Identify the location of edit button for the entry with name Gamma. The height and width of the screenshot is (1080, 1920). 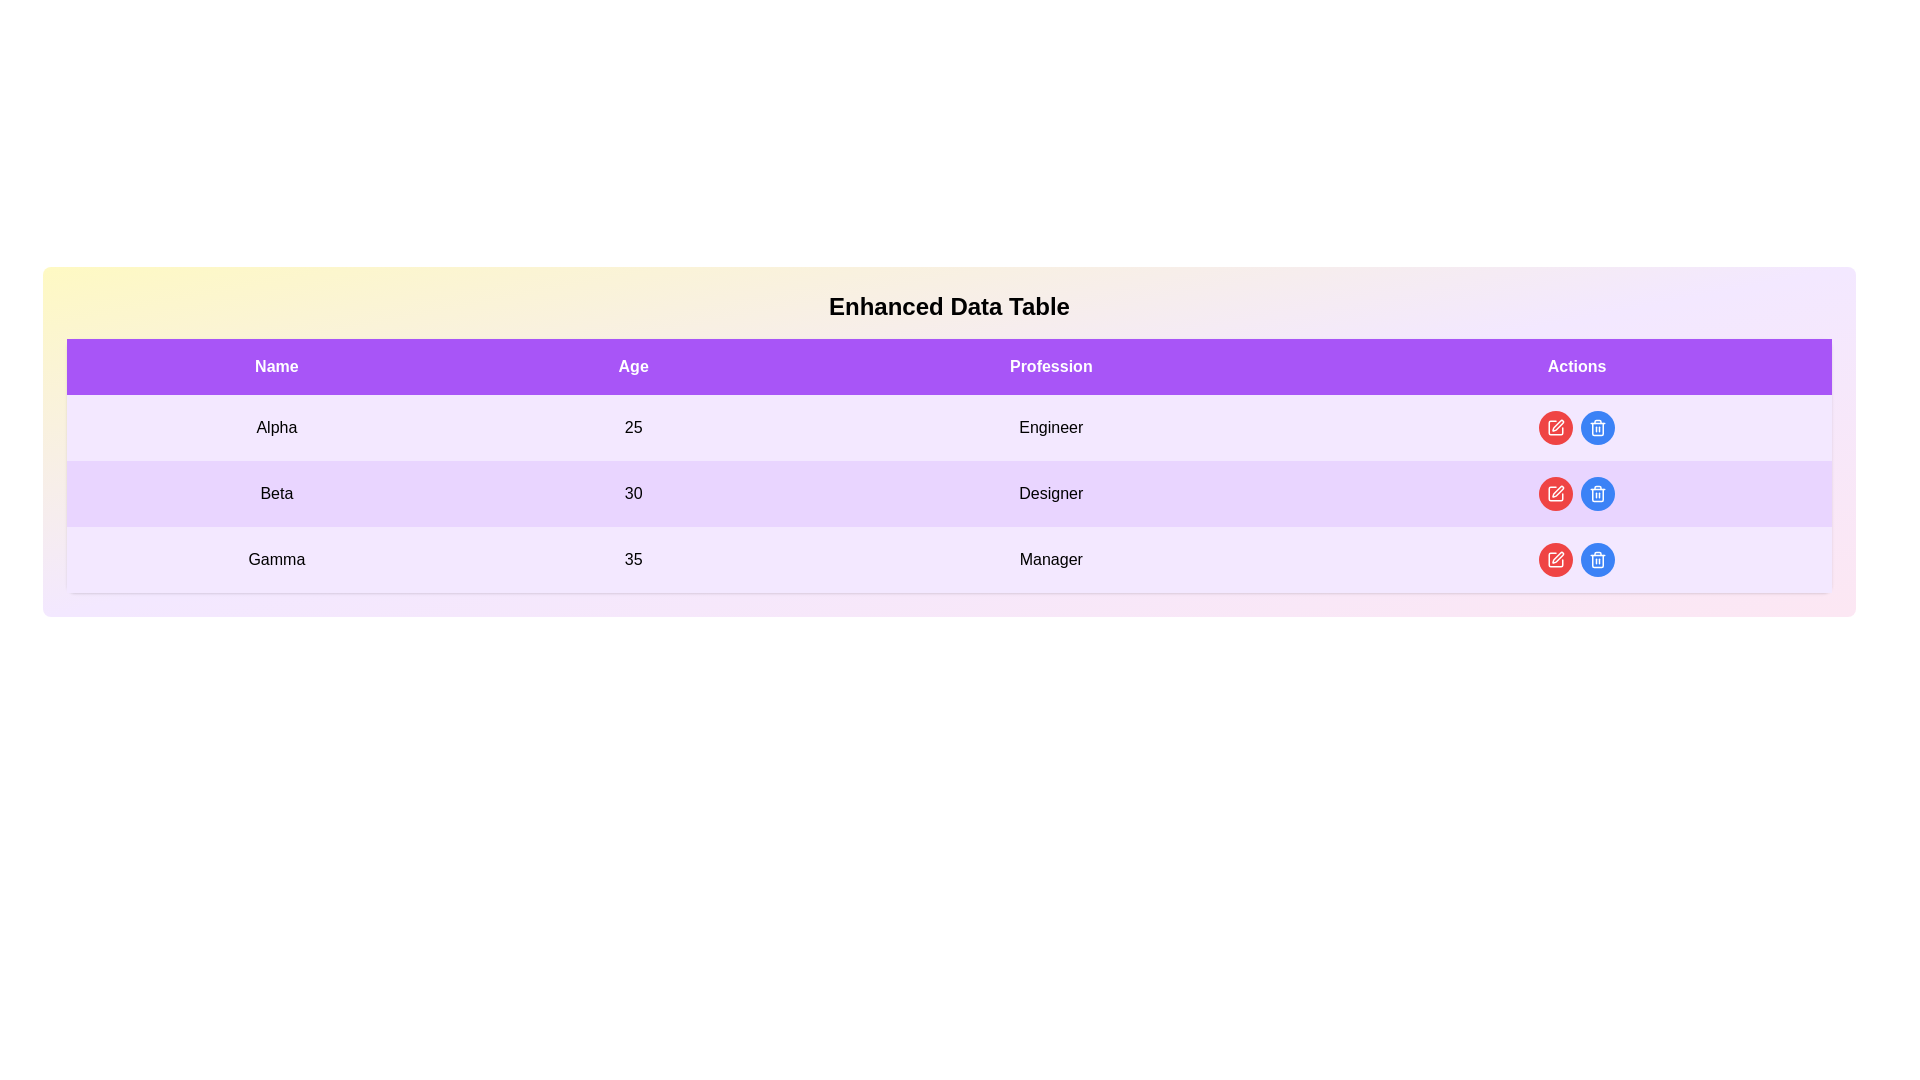
(1554, 559).